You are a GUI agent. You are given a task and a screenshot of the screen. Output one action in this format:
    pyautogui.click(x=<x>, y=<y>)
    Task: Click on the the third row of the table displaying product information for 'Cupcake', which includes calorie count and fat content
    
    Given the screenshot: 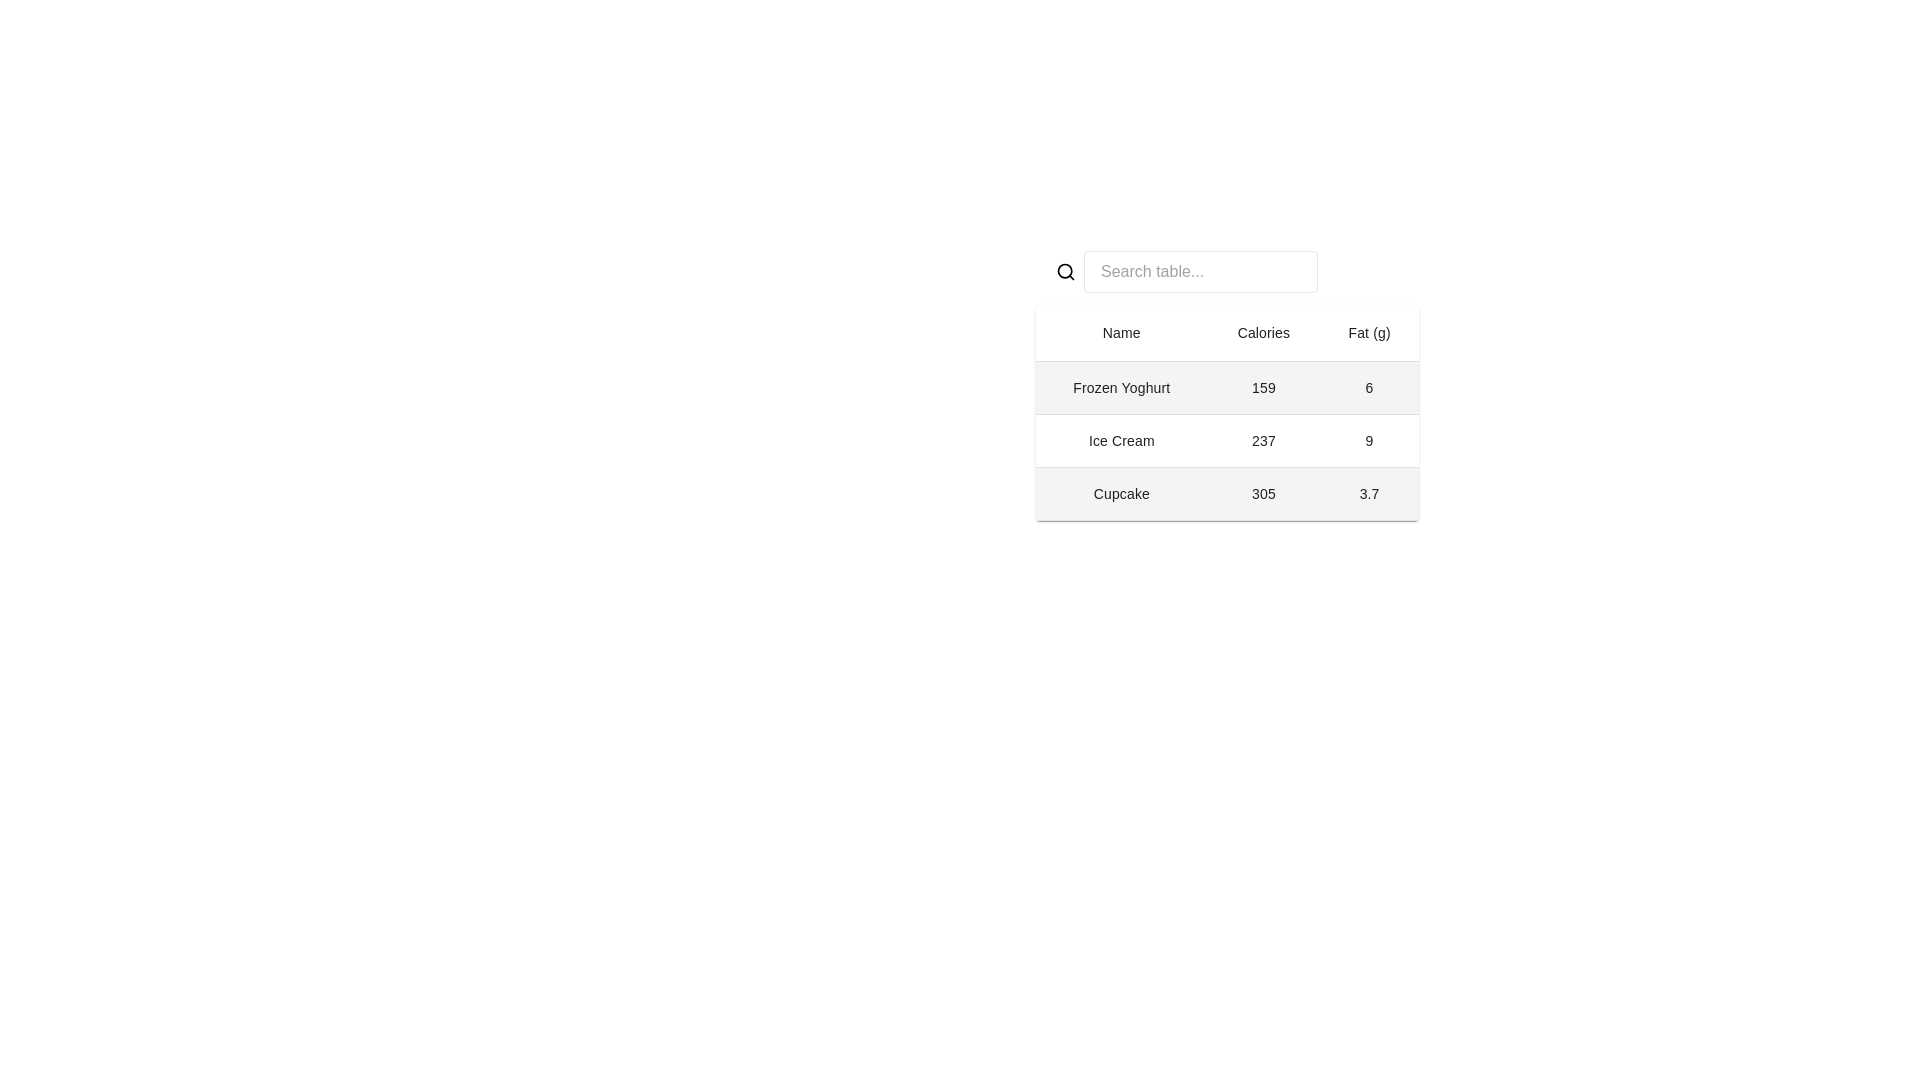 What is the action you would take?
    pyautogui.click(x=1226, y=493)
    